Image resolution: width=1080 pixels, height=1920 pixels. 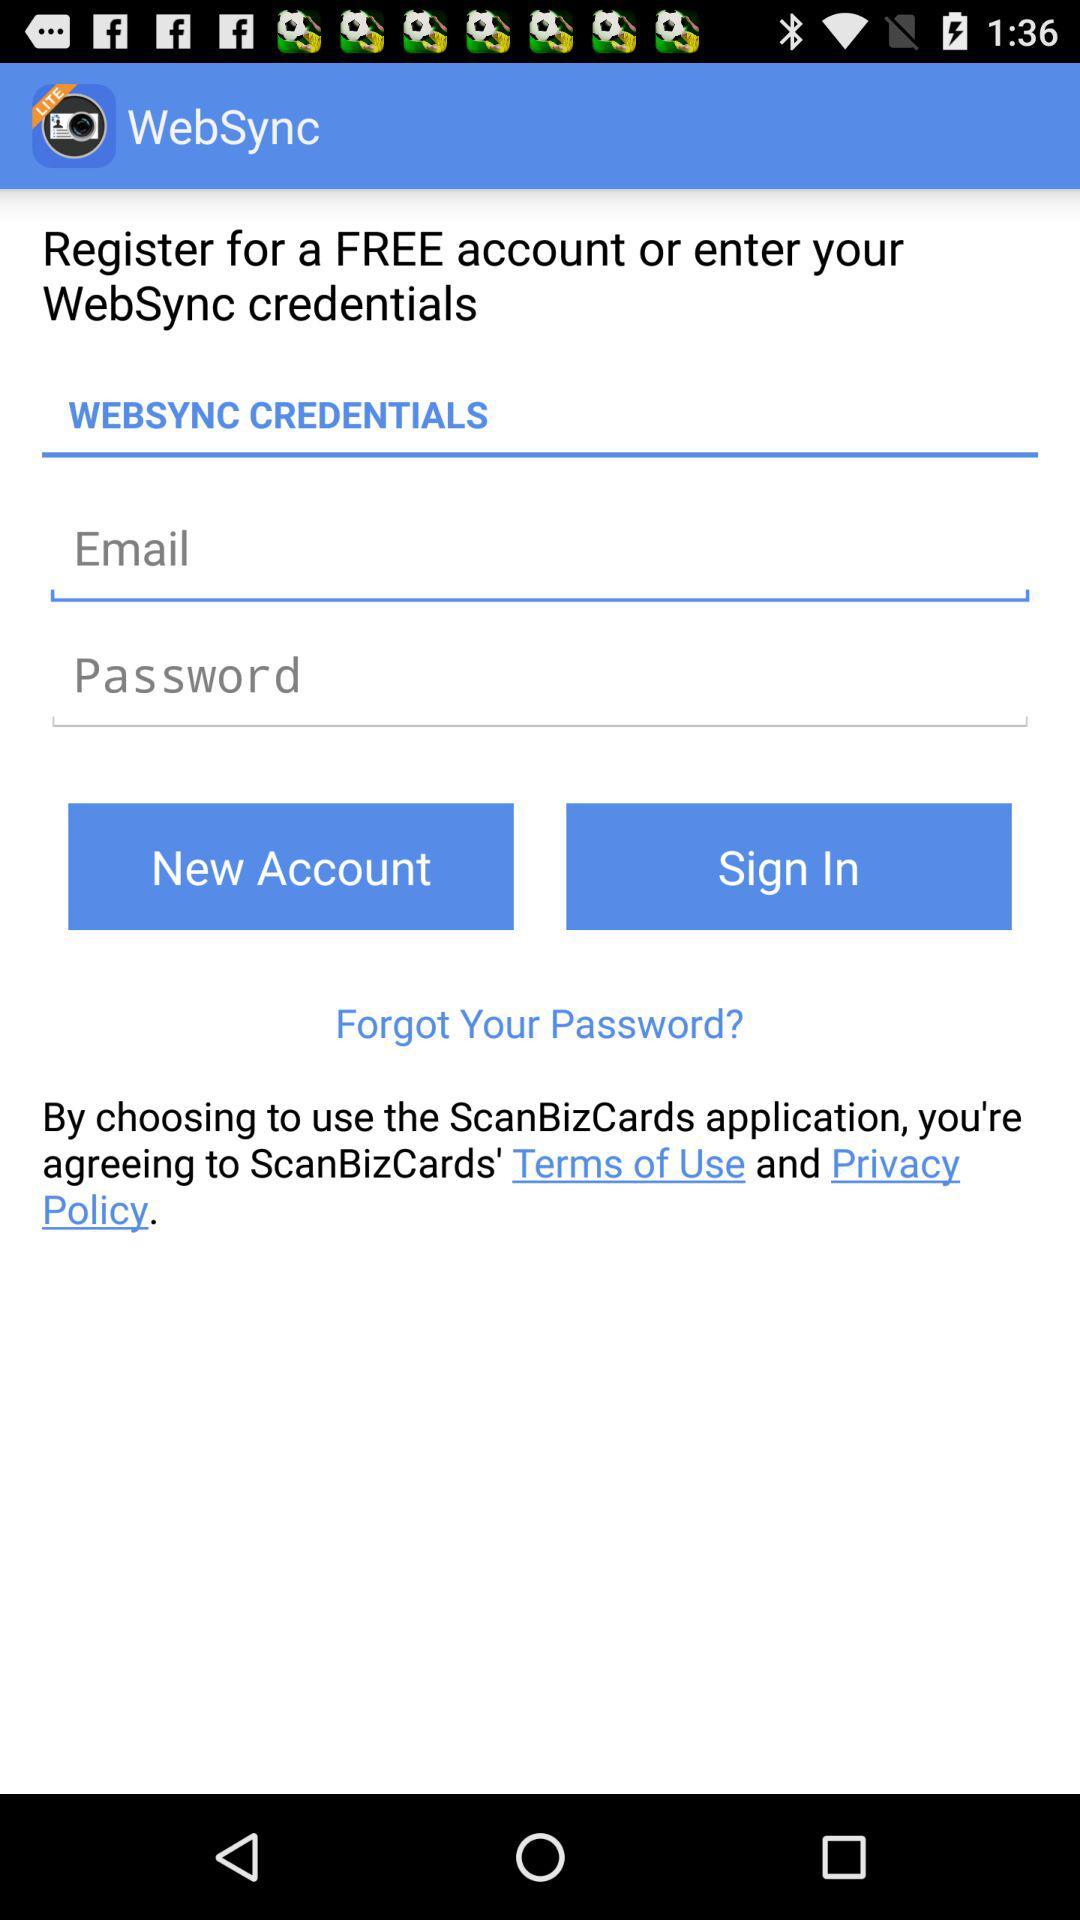 What do you see at coordinates (538, 1022) in the screenshot?
I see `the button below new account button` at bounding box center [538, 1022].